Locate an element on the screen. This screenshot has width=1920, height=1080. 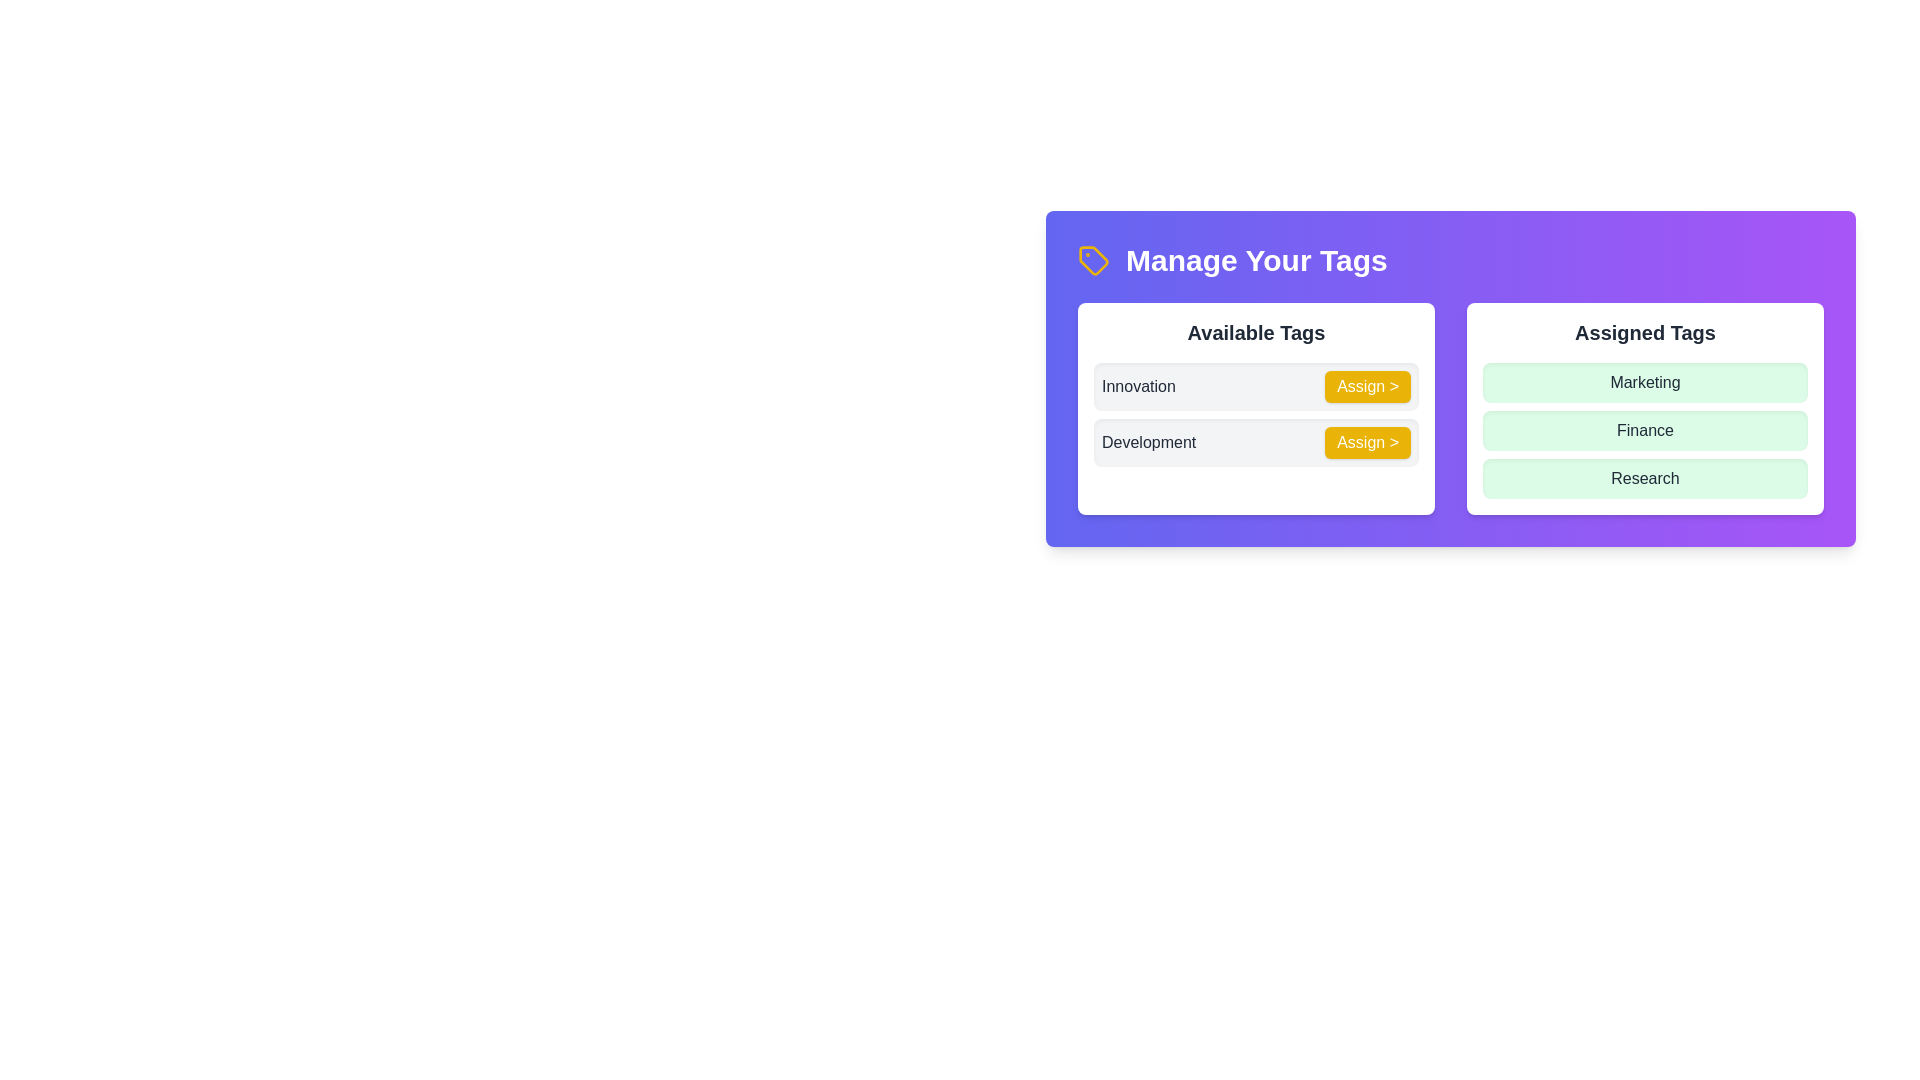
the 'Innovation' tag from the 'Available Tags' section is located at coordinates (1255, 386).